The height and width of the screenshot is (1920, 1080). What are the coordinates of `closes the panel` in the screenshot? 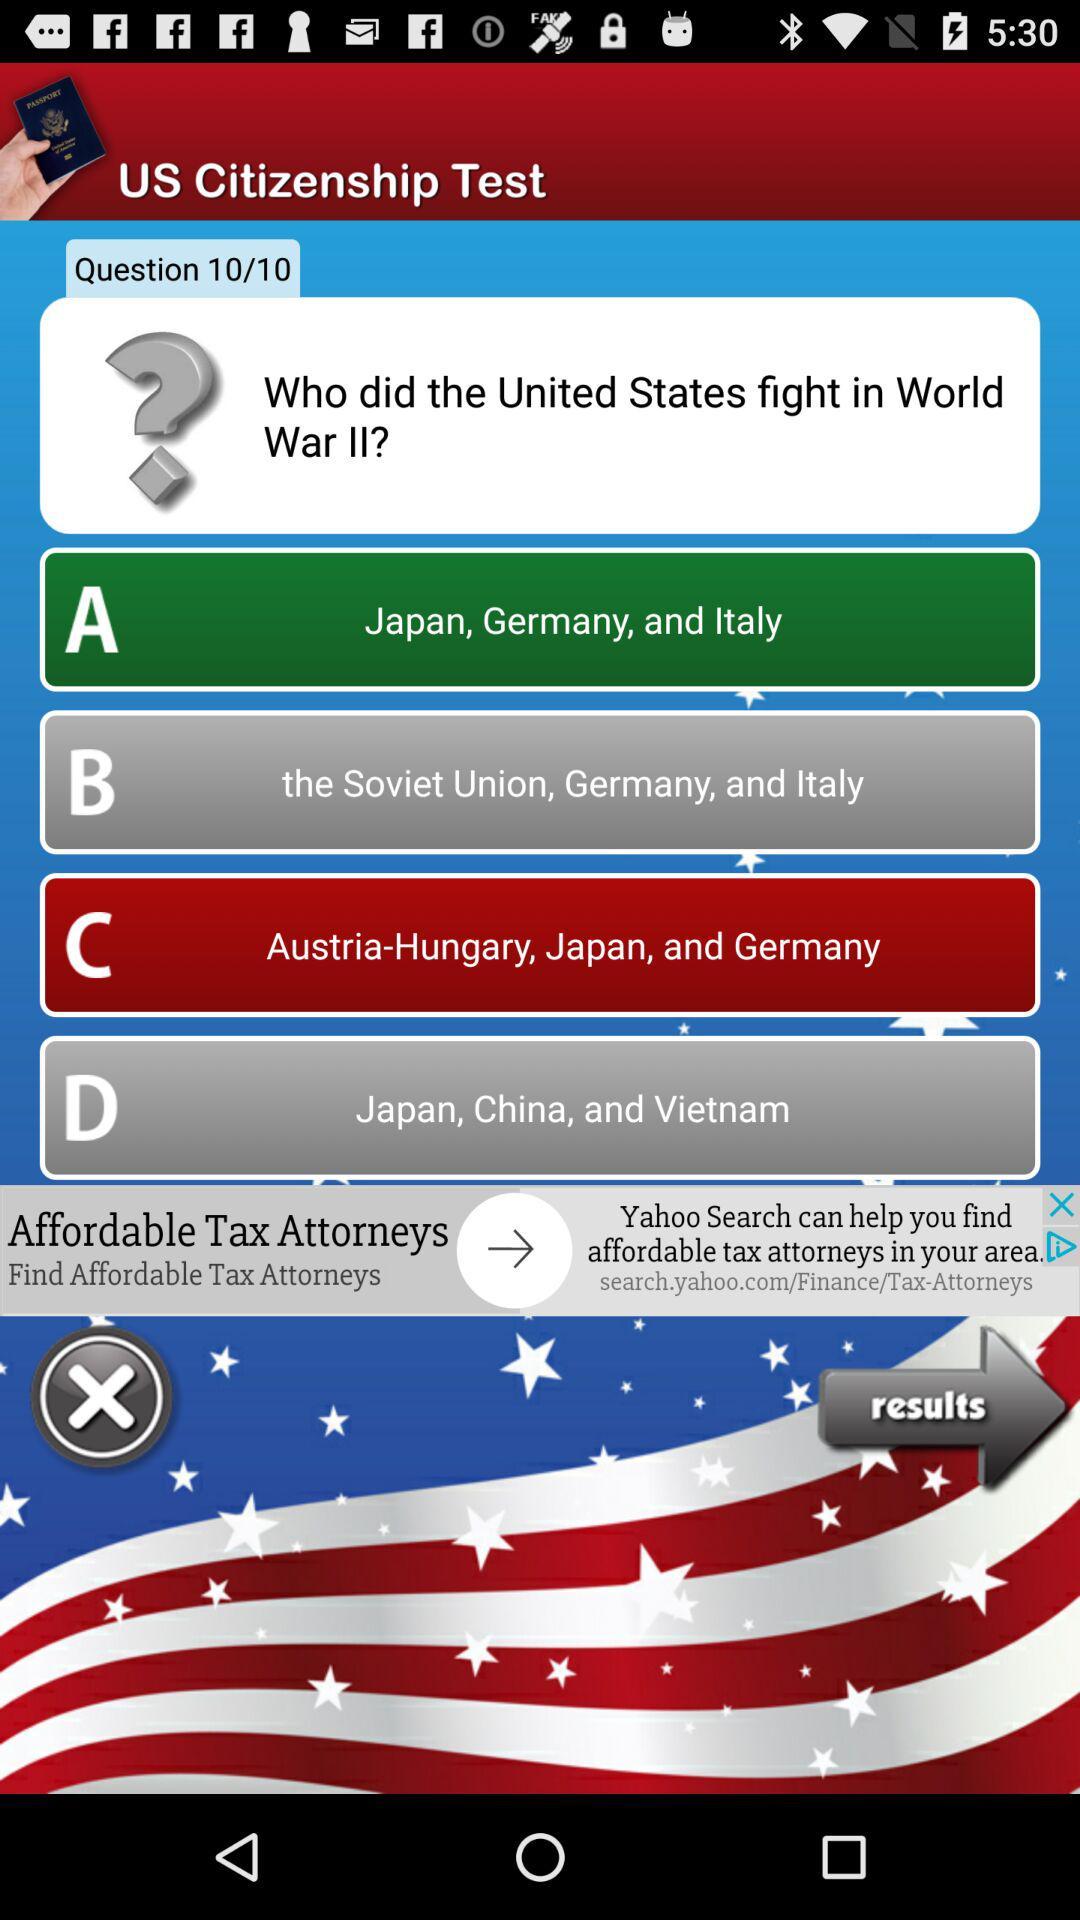 It's located at (104, 1399).